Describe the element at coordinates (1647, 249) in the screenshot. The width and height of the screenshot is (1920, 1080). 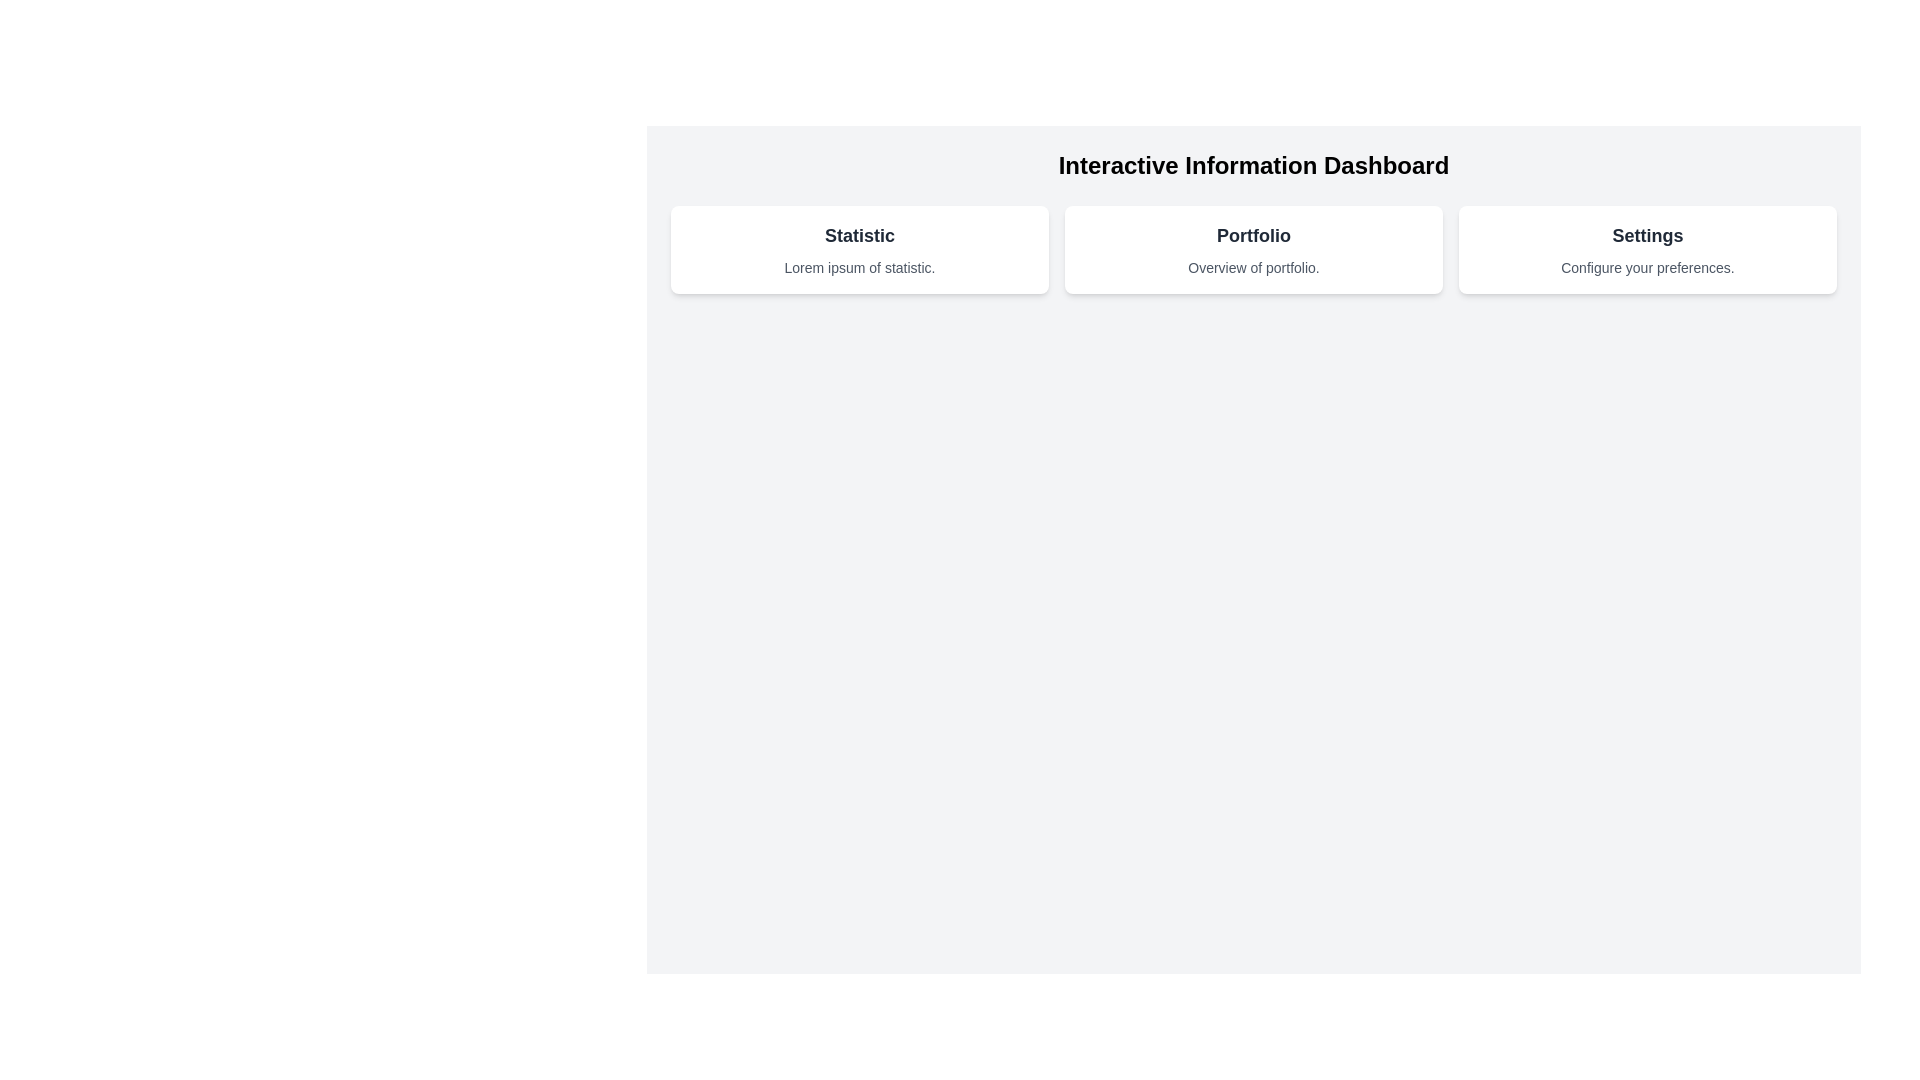
I see `the Settings card to view its details or activate its functionality` at that location.